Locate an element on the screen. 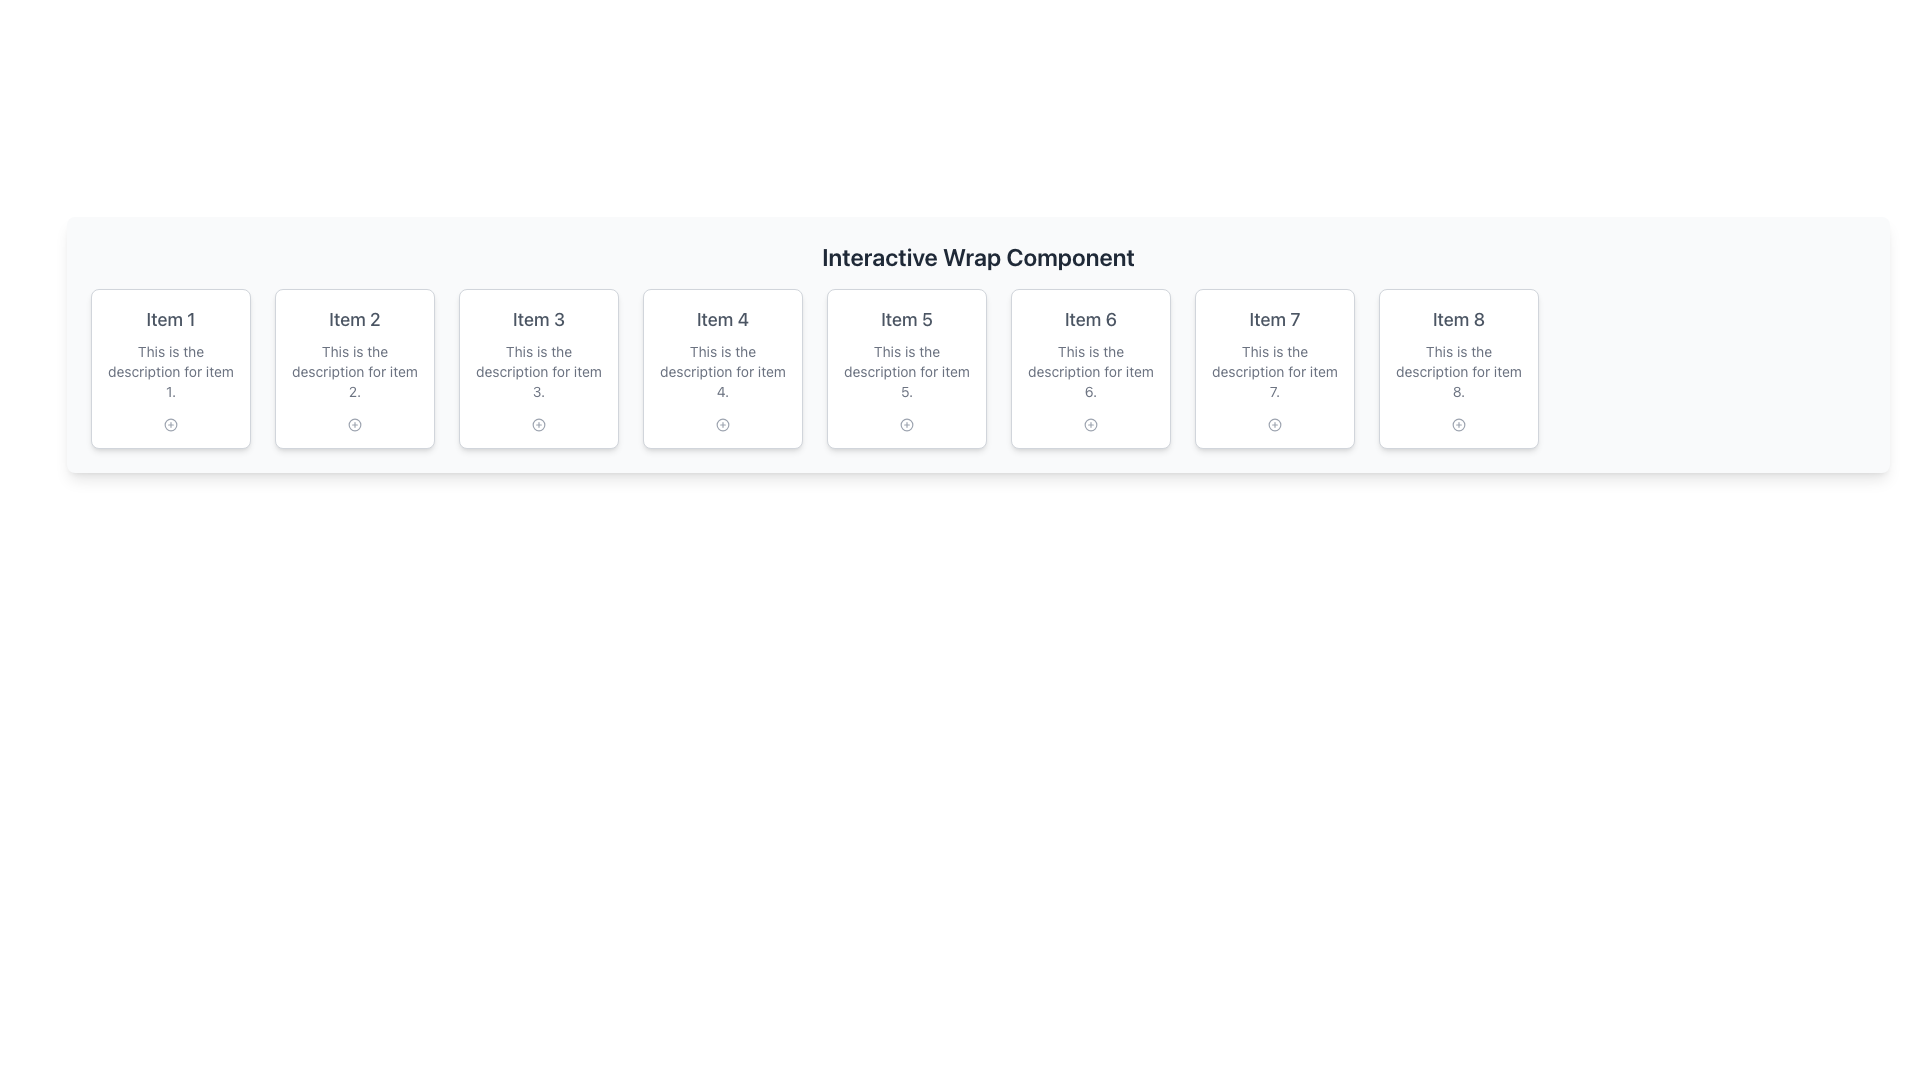 The image size is (1920, 1080). the circular '+' IconButton located at the bottom-right side of the card labeled 'Item 4' to initiate an action is located at coordinates (722, 423).